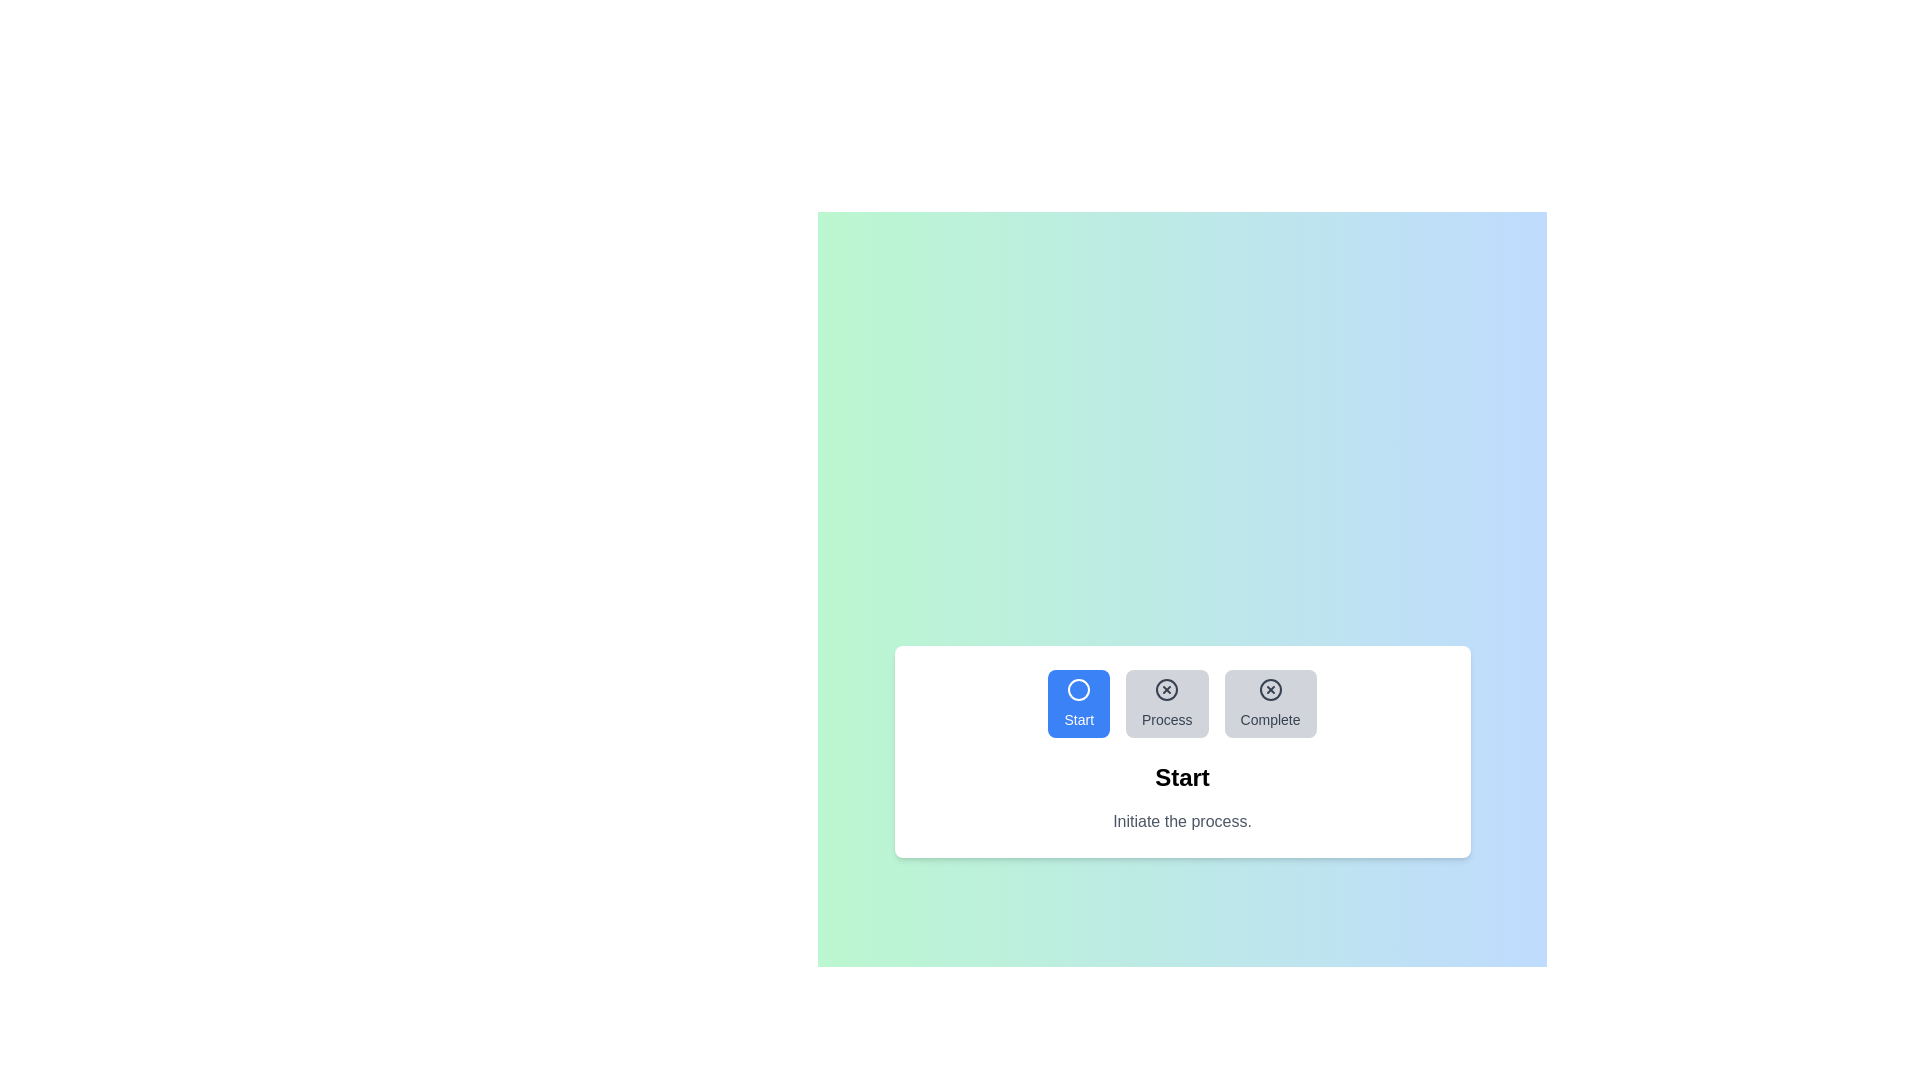  I want to click on the circular icon with a cross inside it, located near the top center of the 'Complete' button, so click(1269, 689).